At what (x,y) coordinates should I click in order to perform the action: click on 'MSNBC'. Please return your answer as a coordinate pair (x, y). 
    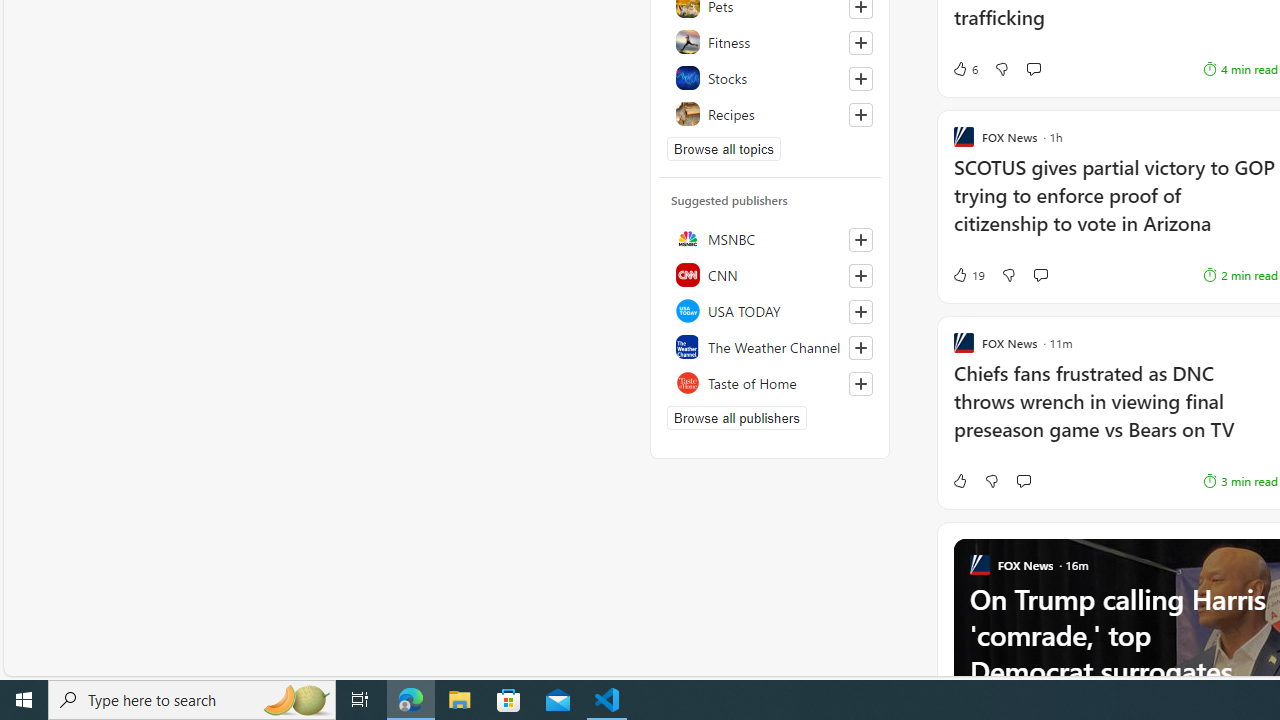
    Looking at the image, I should click on (769, 238).